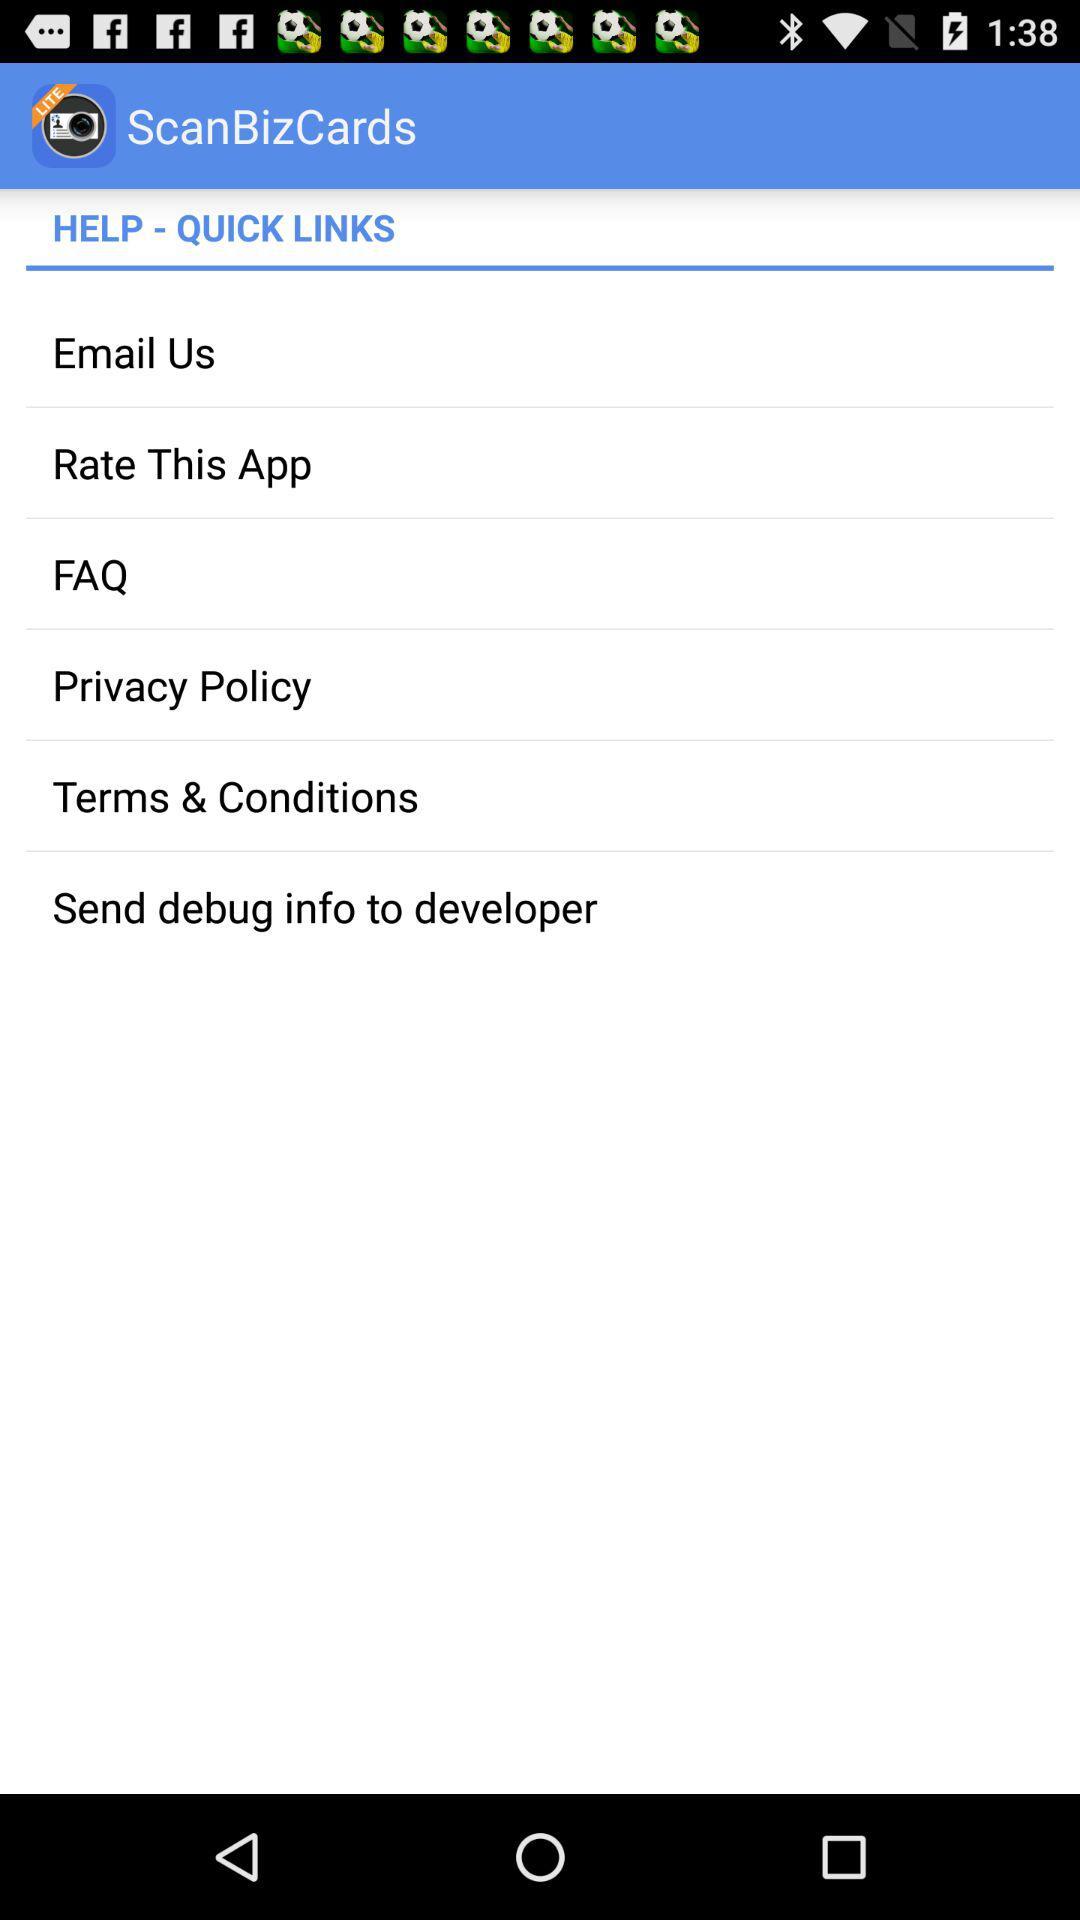  I want to click on the email us, so click(540, 351).